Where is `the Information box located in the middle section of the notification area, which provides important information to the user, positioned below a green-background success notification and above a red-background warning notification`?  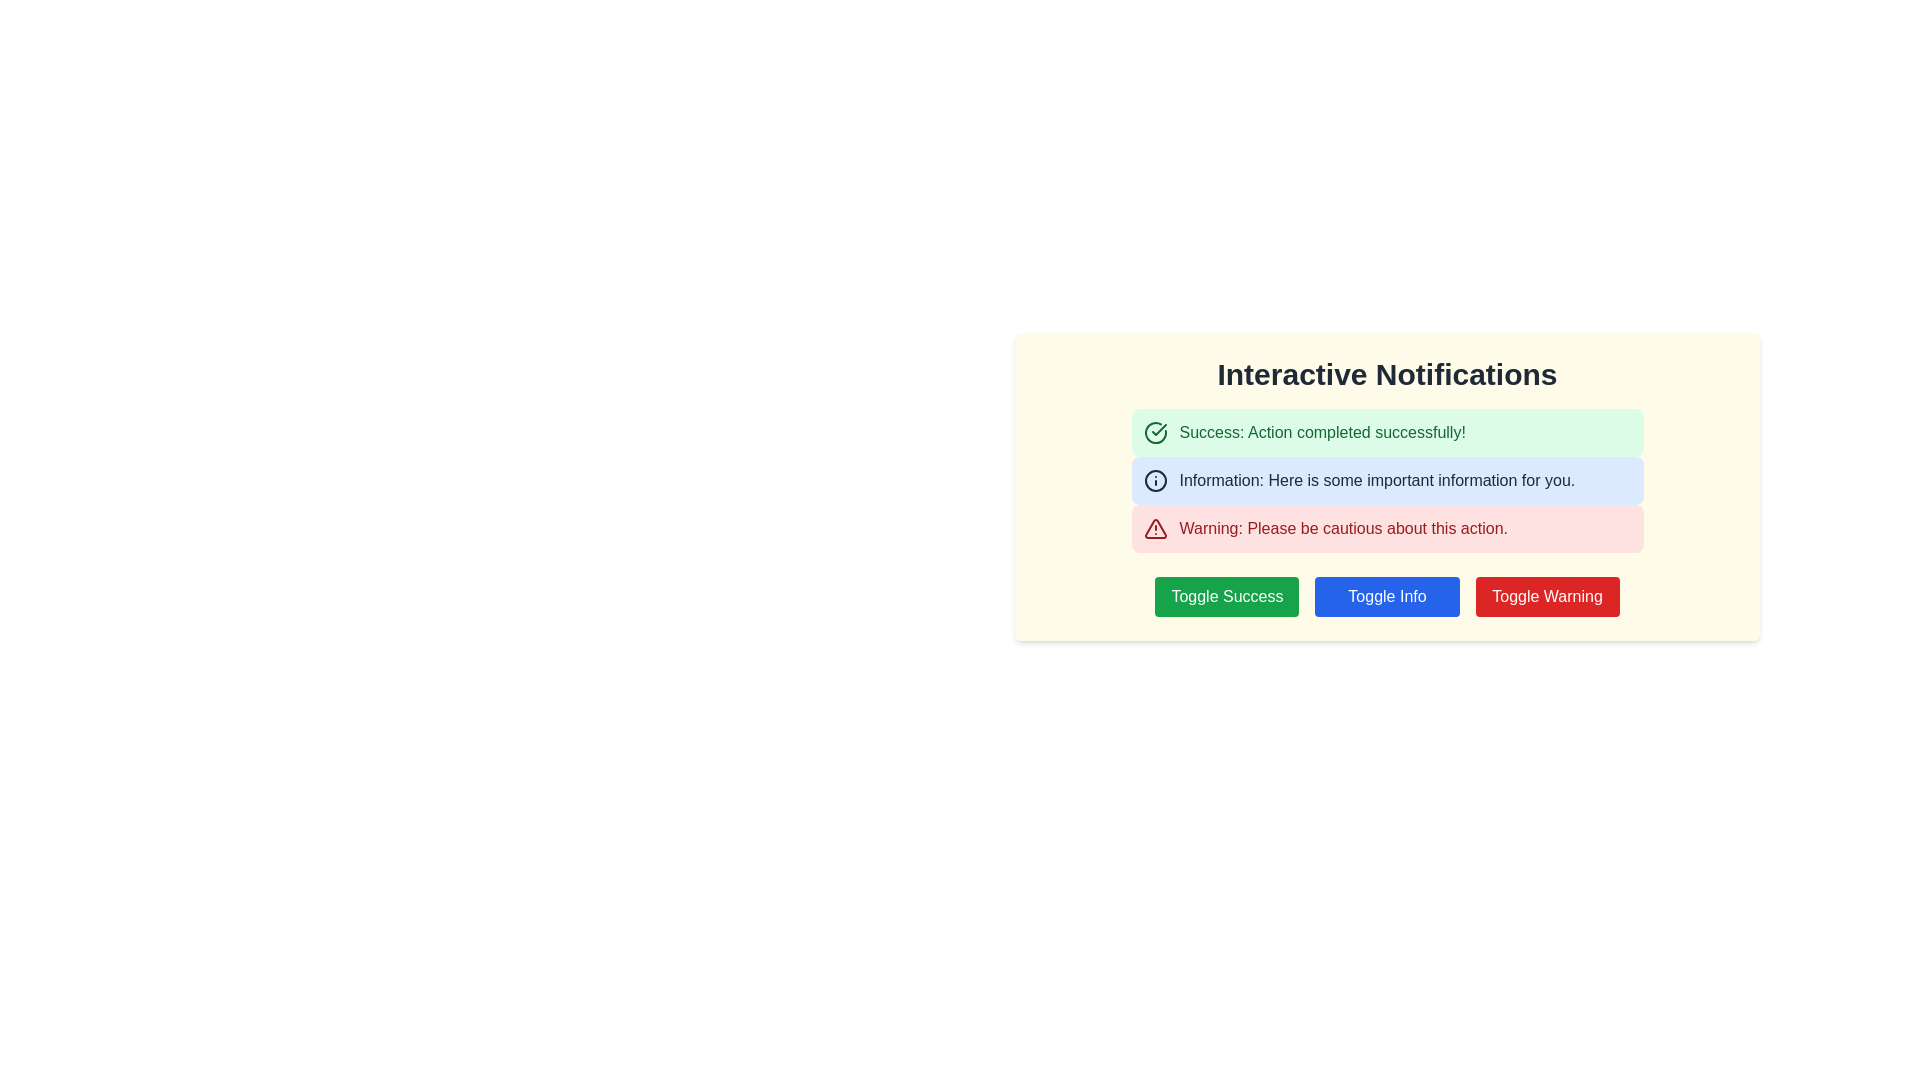
the Information box located in the middle section of the notification area, which provides important information to the user, positioned below a green-background success notification and above a red-background warning notification is located at coordinates (1386, 481).